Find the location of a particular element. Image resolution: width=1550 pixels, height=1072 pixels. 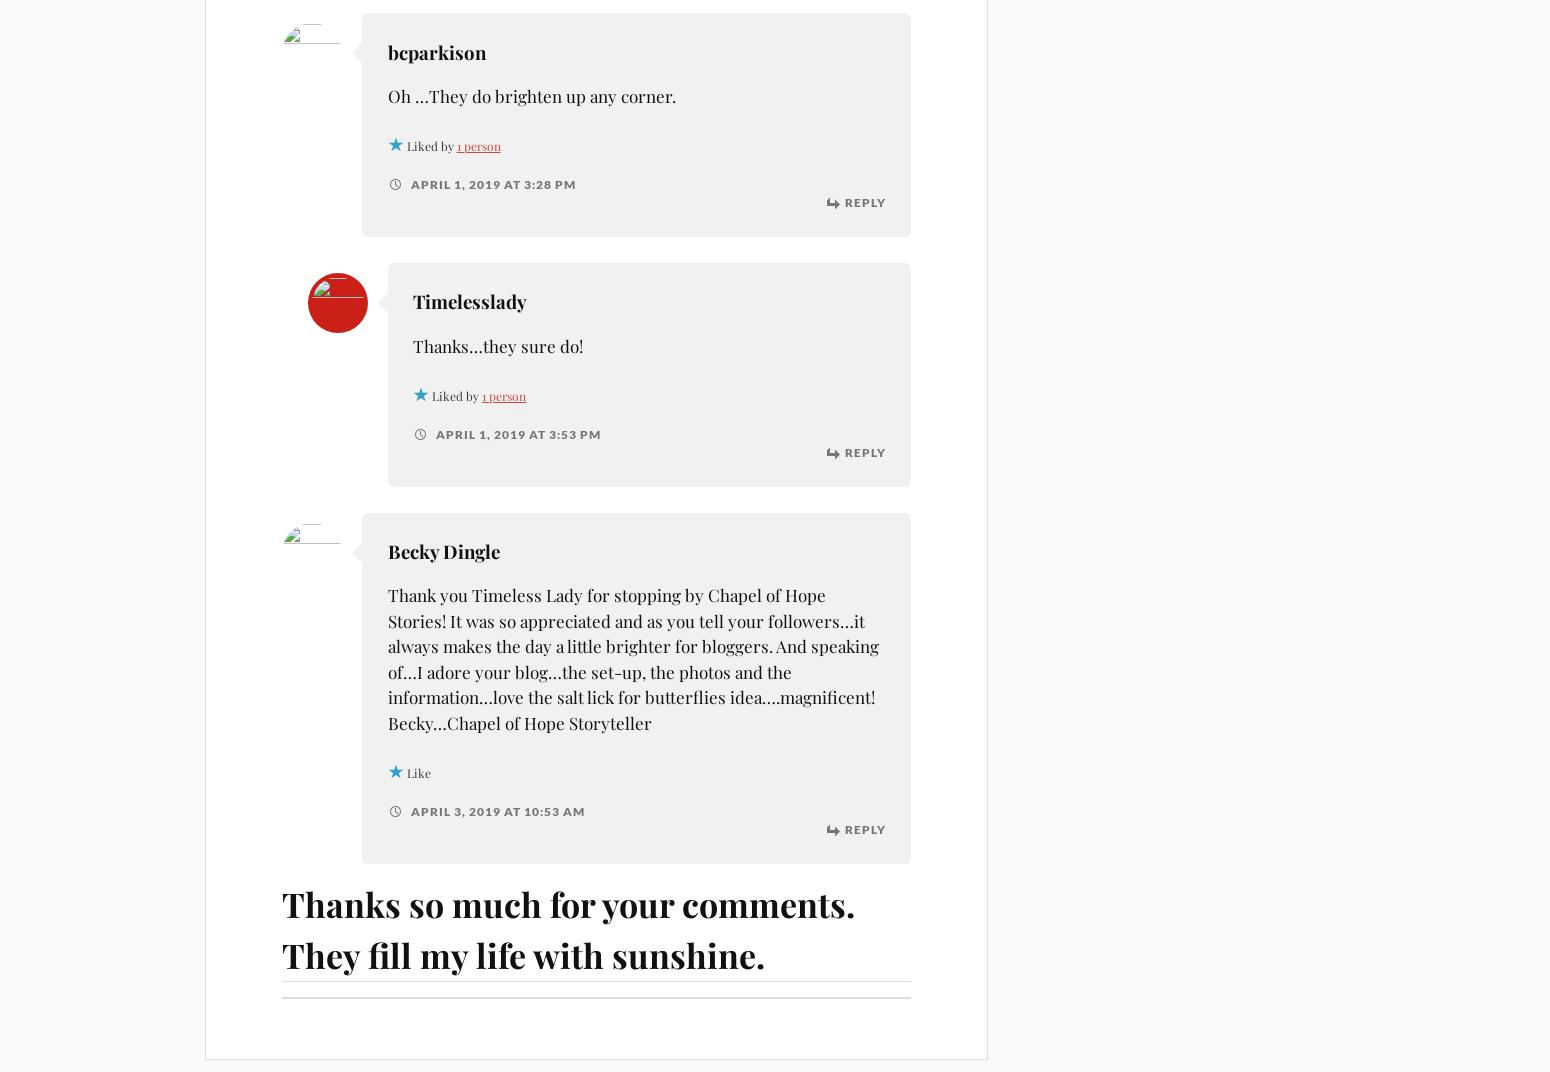

'bcparkison' is located at coordinates (436, 50).